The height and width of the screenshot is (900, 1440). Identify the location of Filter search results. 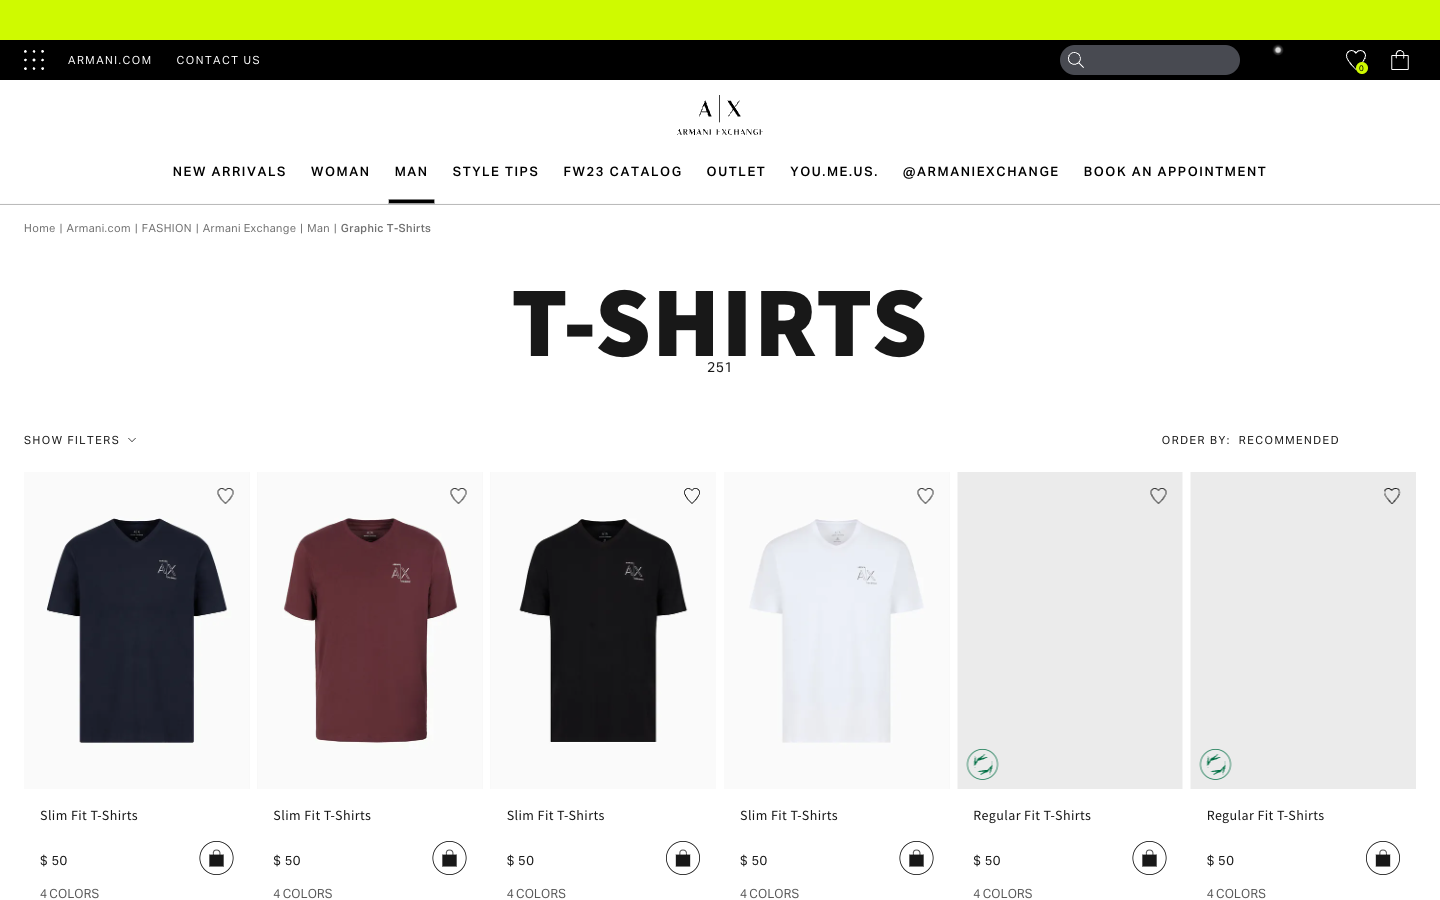
(1301, 440).